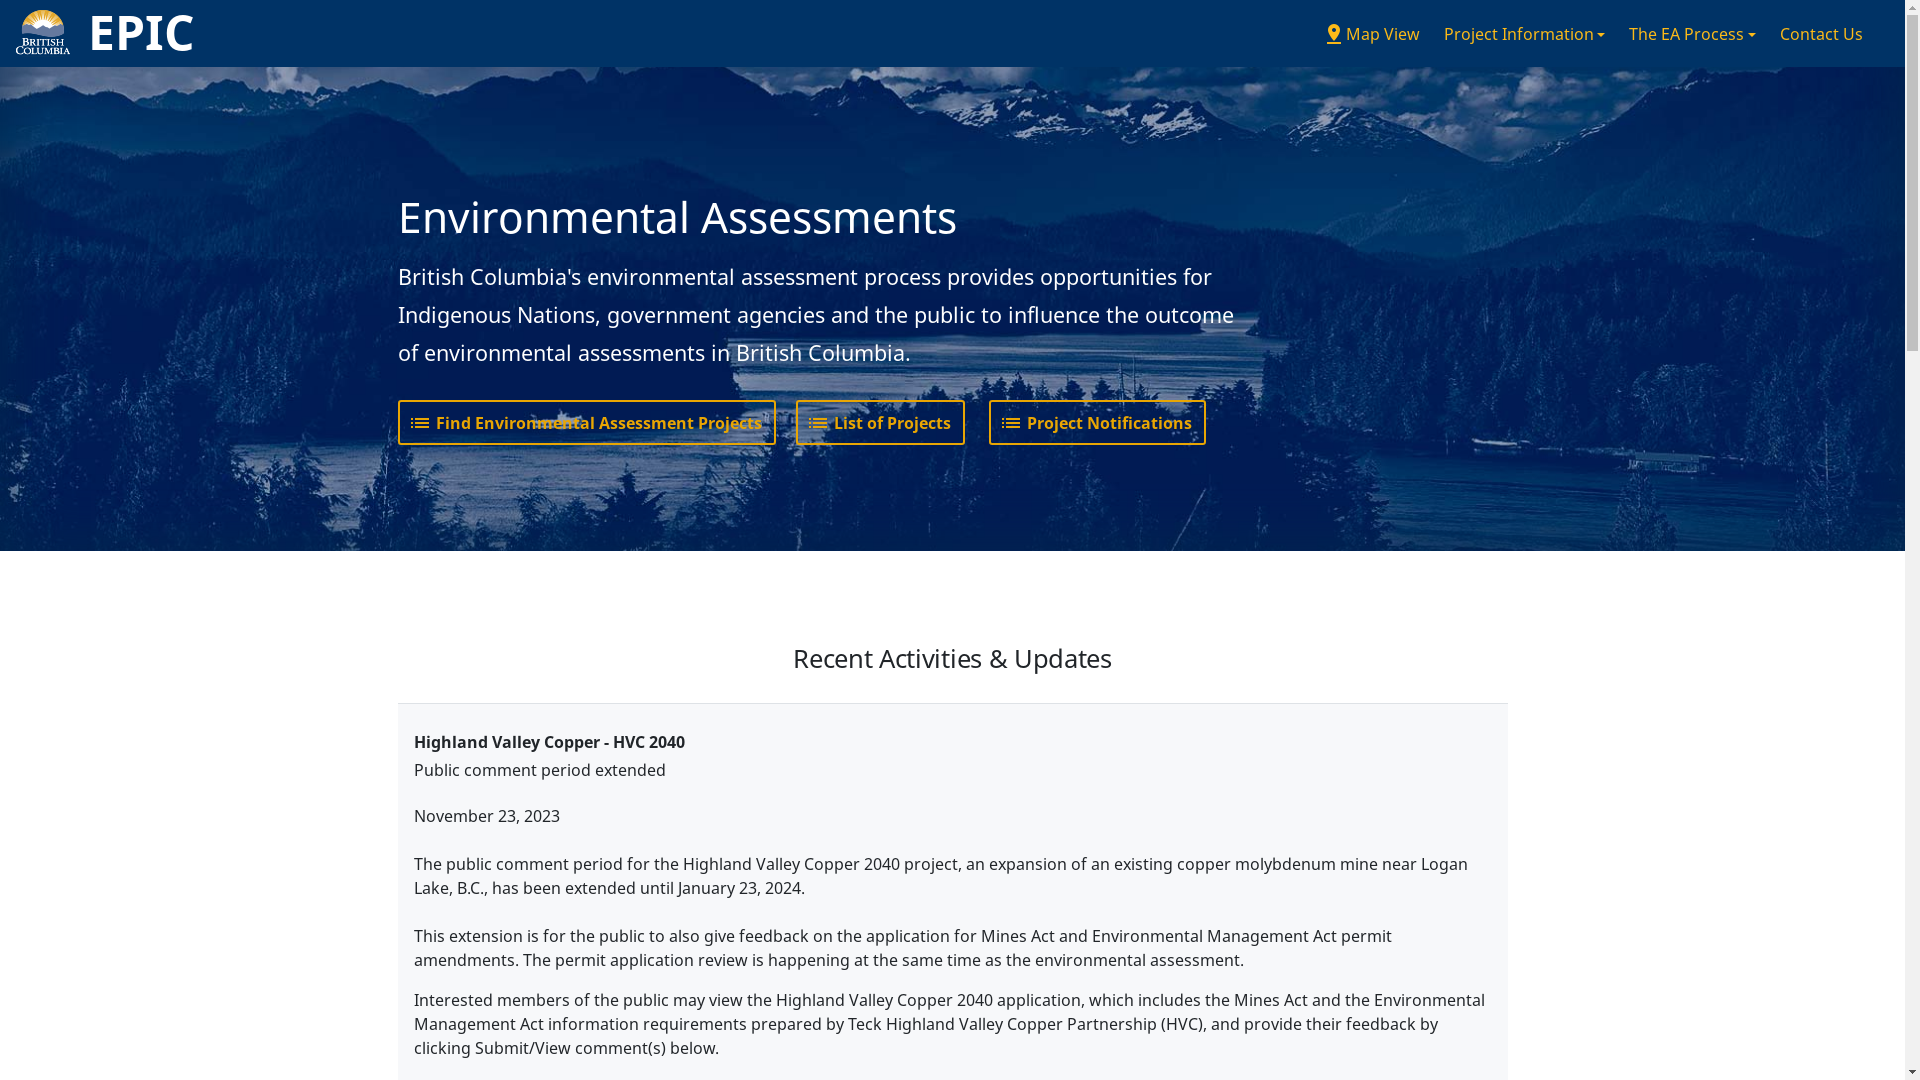 This screenshot has width=1920, height=1080. What do you see at coordinates (1370, 33) in the screenshot?
I see `'pin_dropMap View'` at bounding box center [1370, 33].